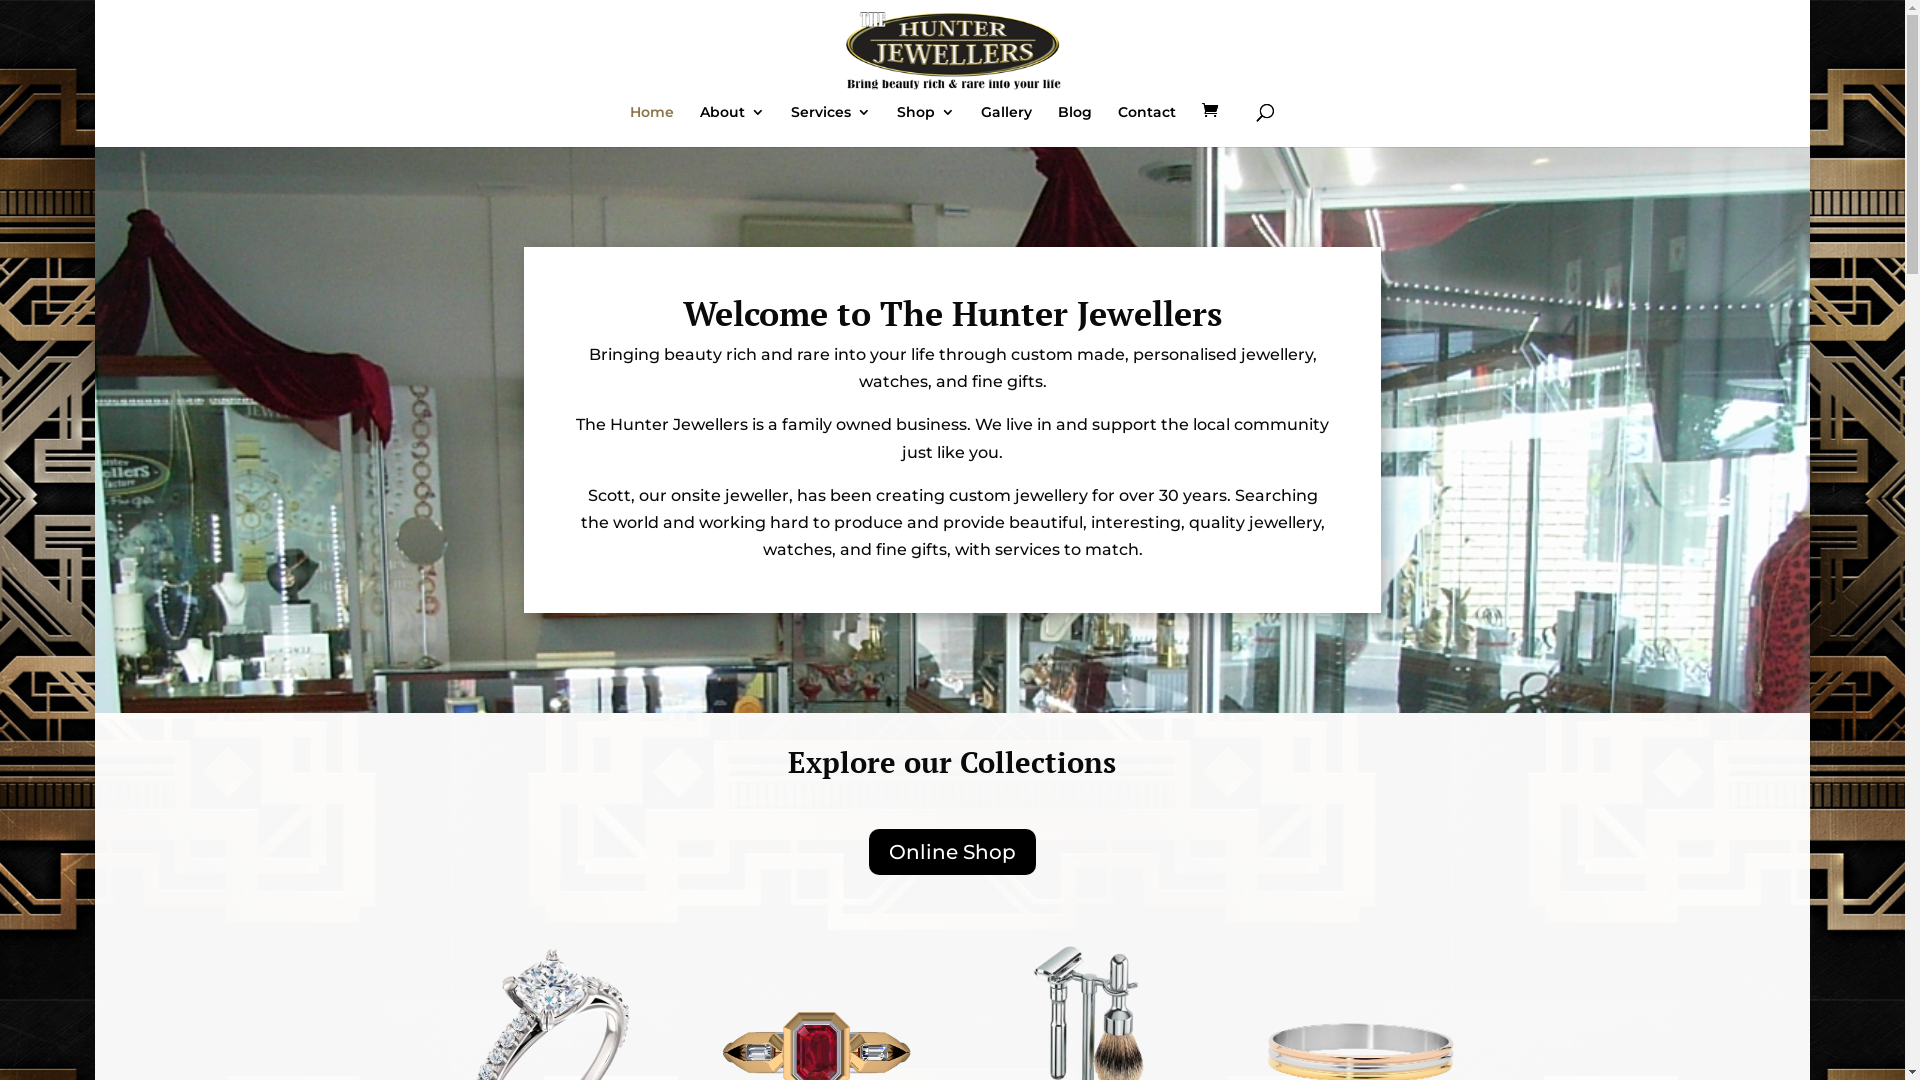 Image resolution: width=1920 pixels, height=1080 pixels. Describe the element at coordinates (980, 126) in the screenshot. I see `'Gallery'` at that location.